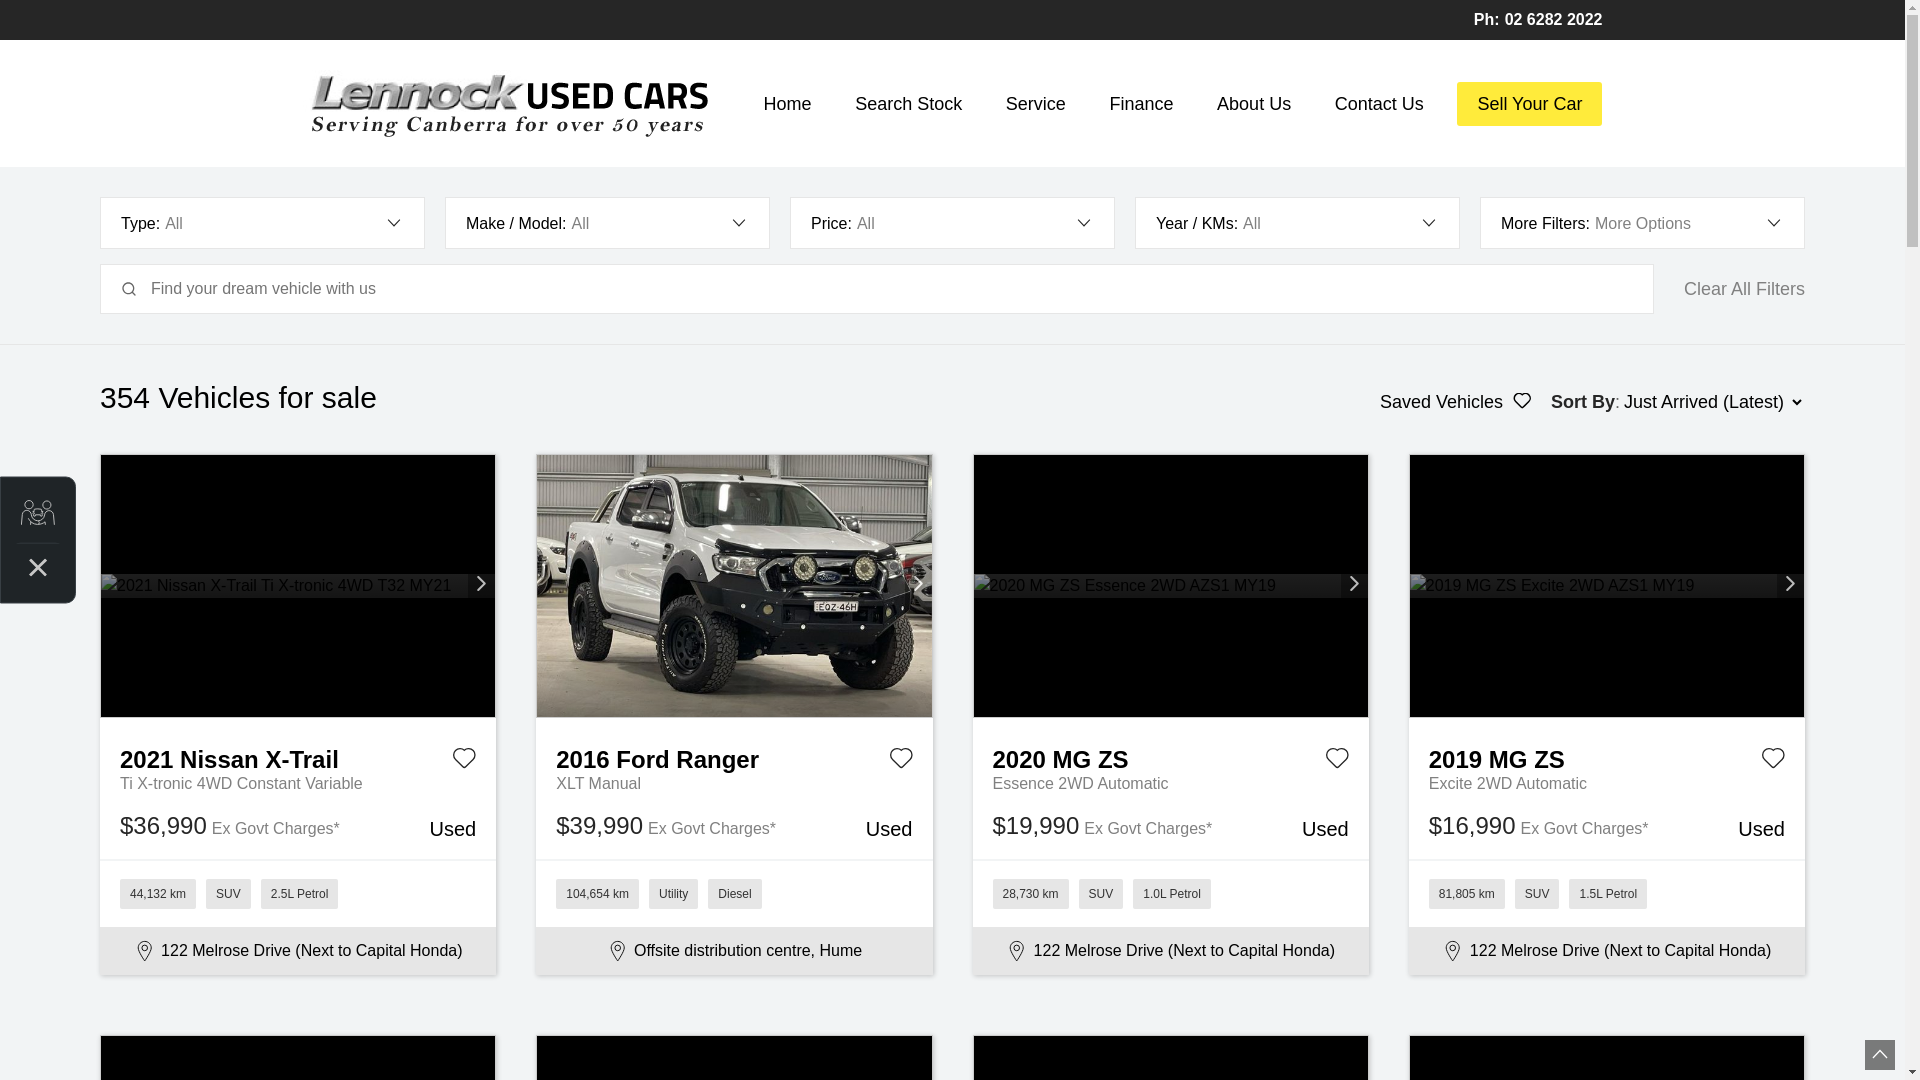 The image size is (1920, 1080). I want to click on '2020 MG ZS Essence 2WD AZS1 MY19', so click(1171, 585).